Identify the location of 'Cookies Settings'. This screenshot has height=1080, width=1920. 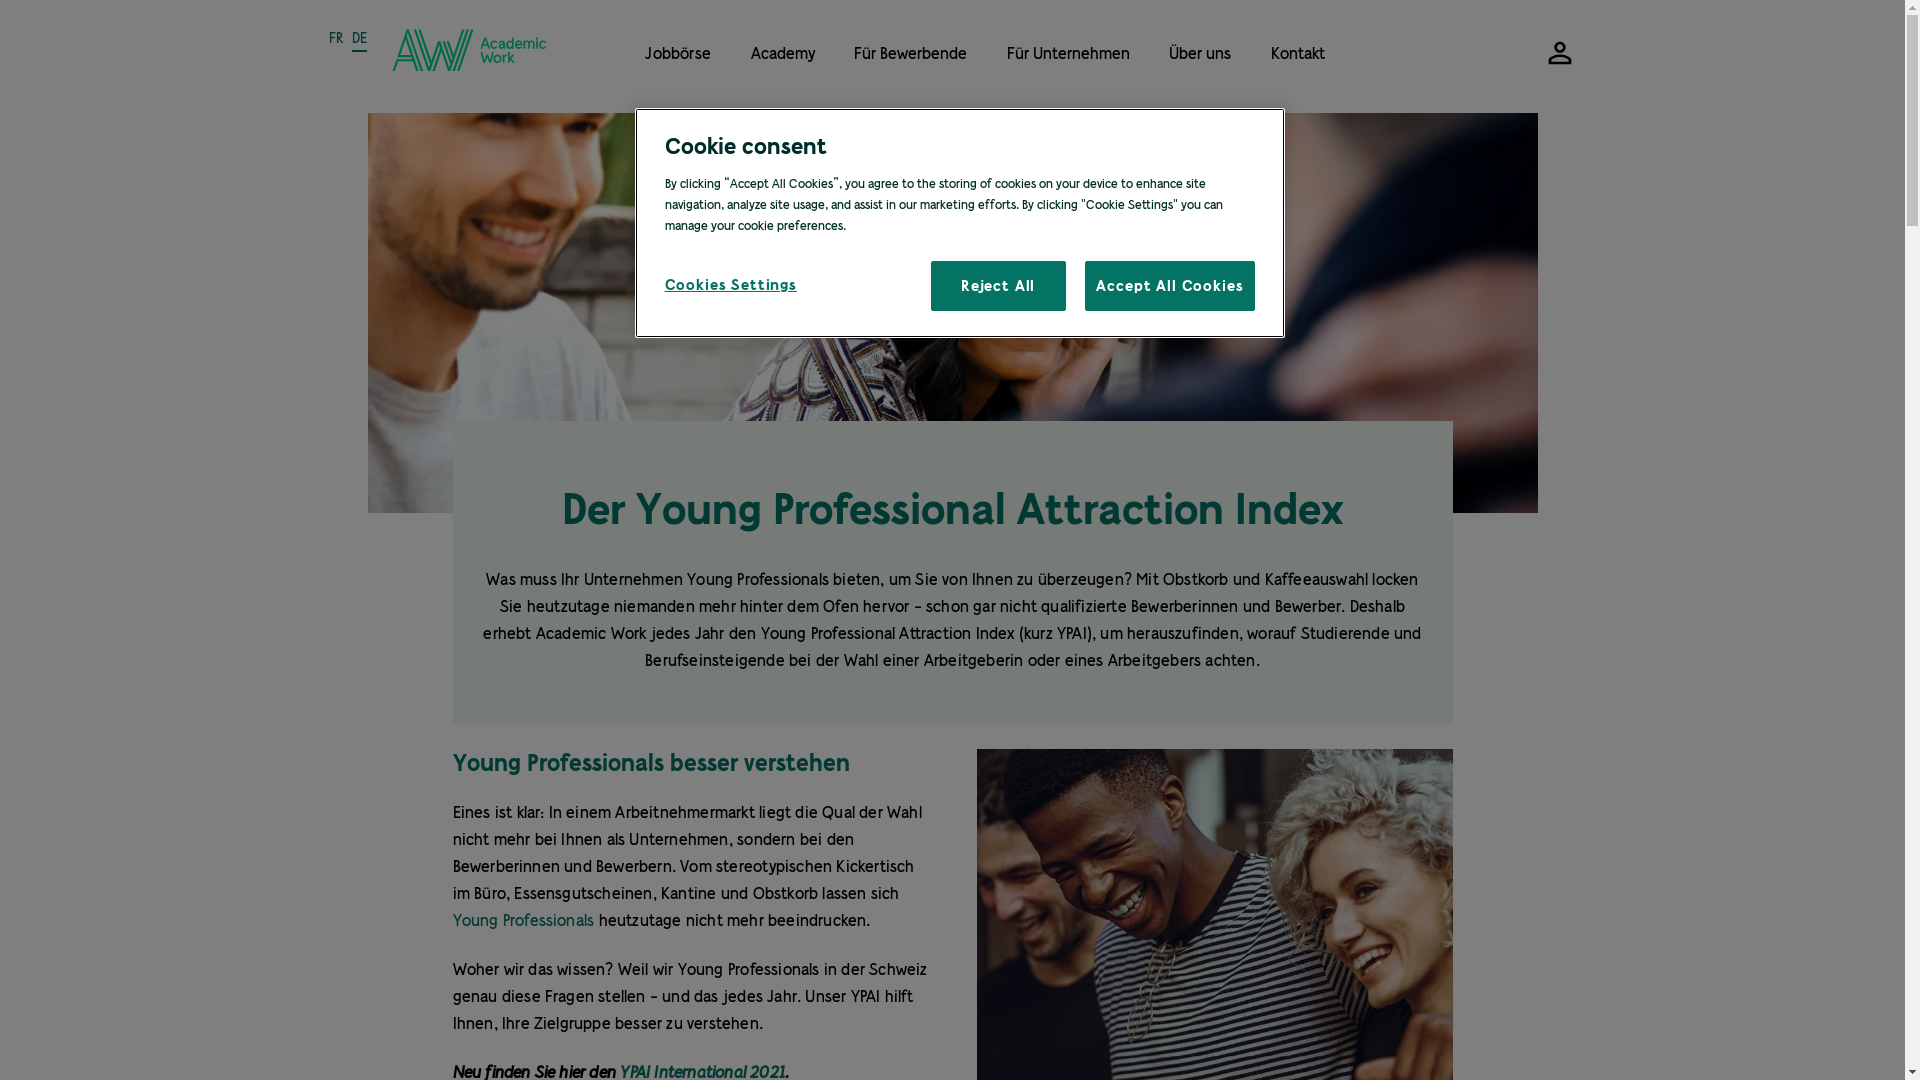
(730, 285).